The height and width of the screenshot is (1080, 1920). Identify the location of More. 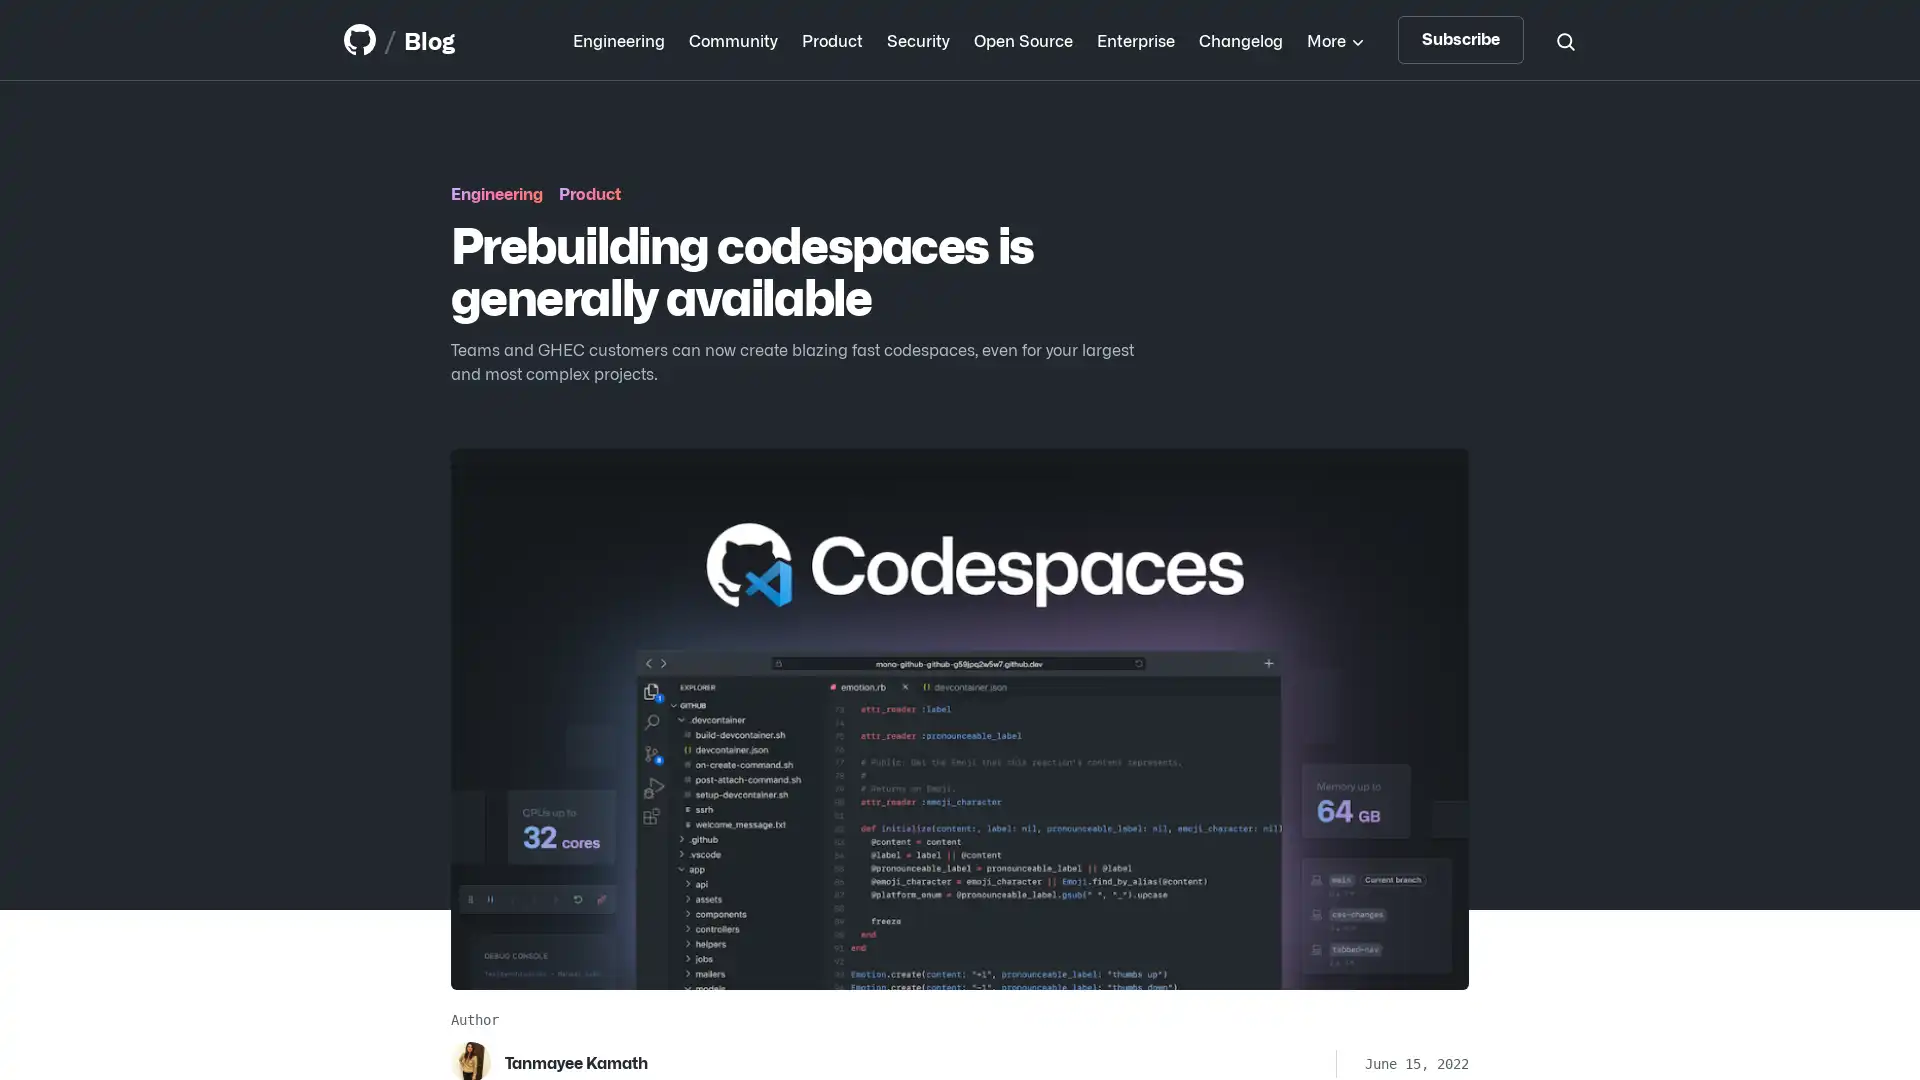
(1336, 38).